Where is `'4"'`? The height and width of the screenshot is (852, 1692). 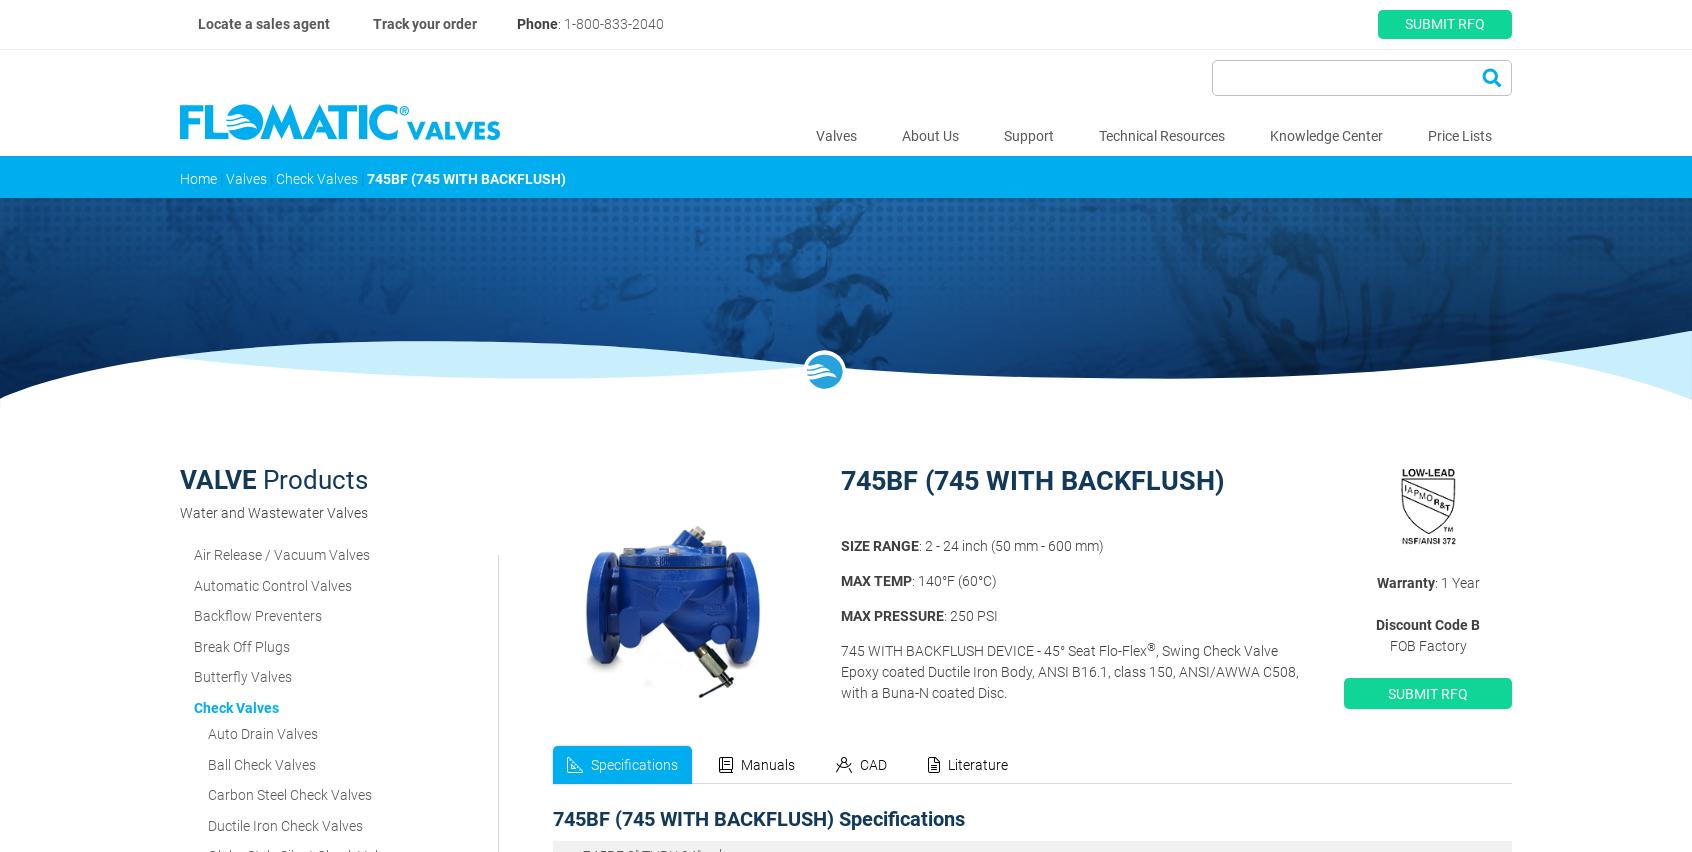
'4"' is located at coordinates (800, 766).